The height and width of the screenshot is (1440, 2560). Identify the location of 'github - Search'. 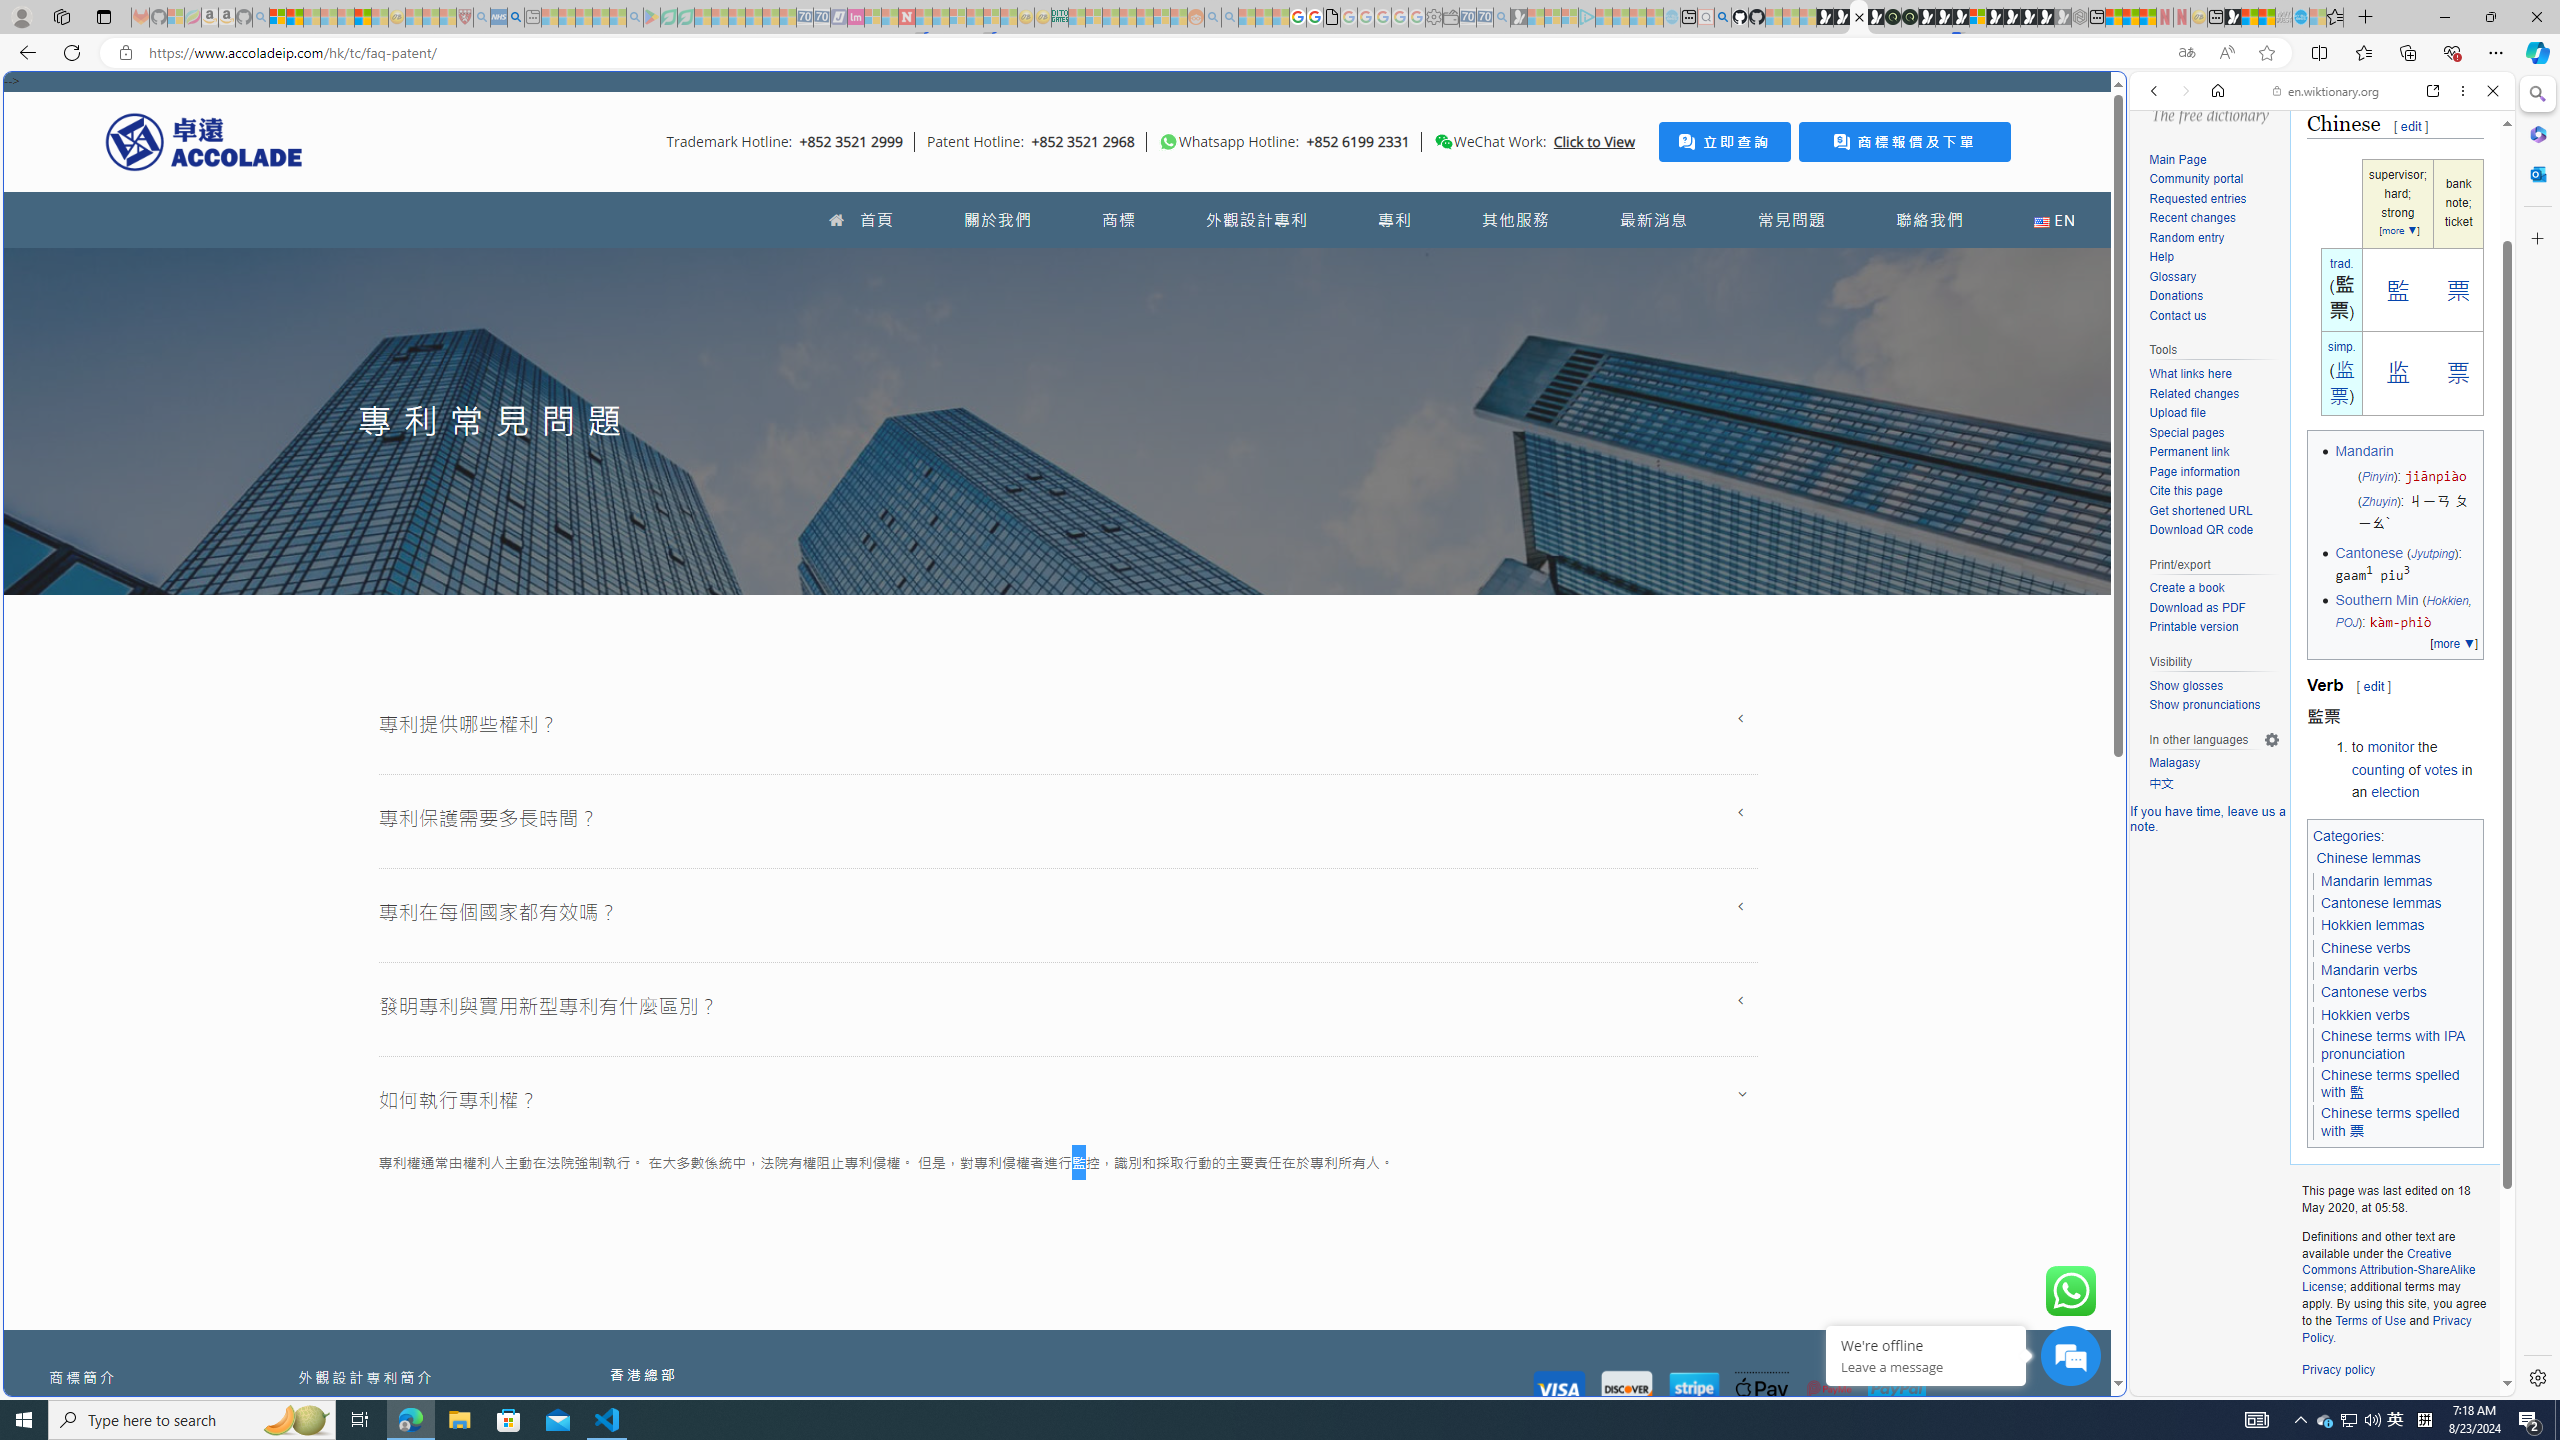
(1721, 16).